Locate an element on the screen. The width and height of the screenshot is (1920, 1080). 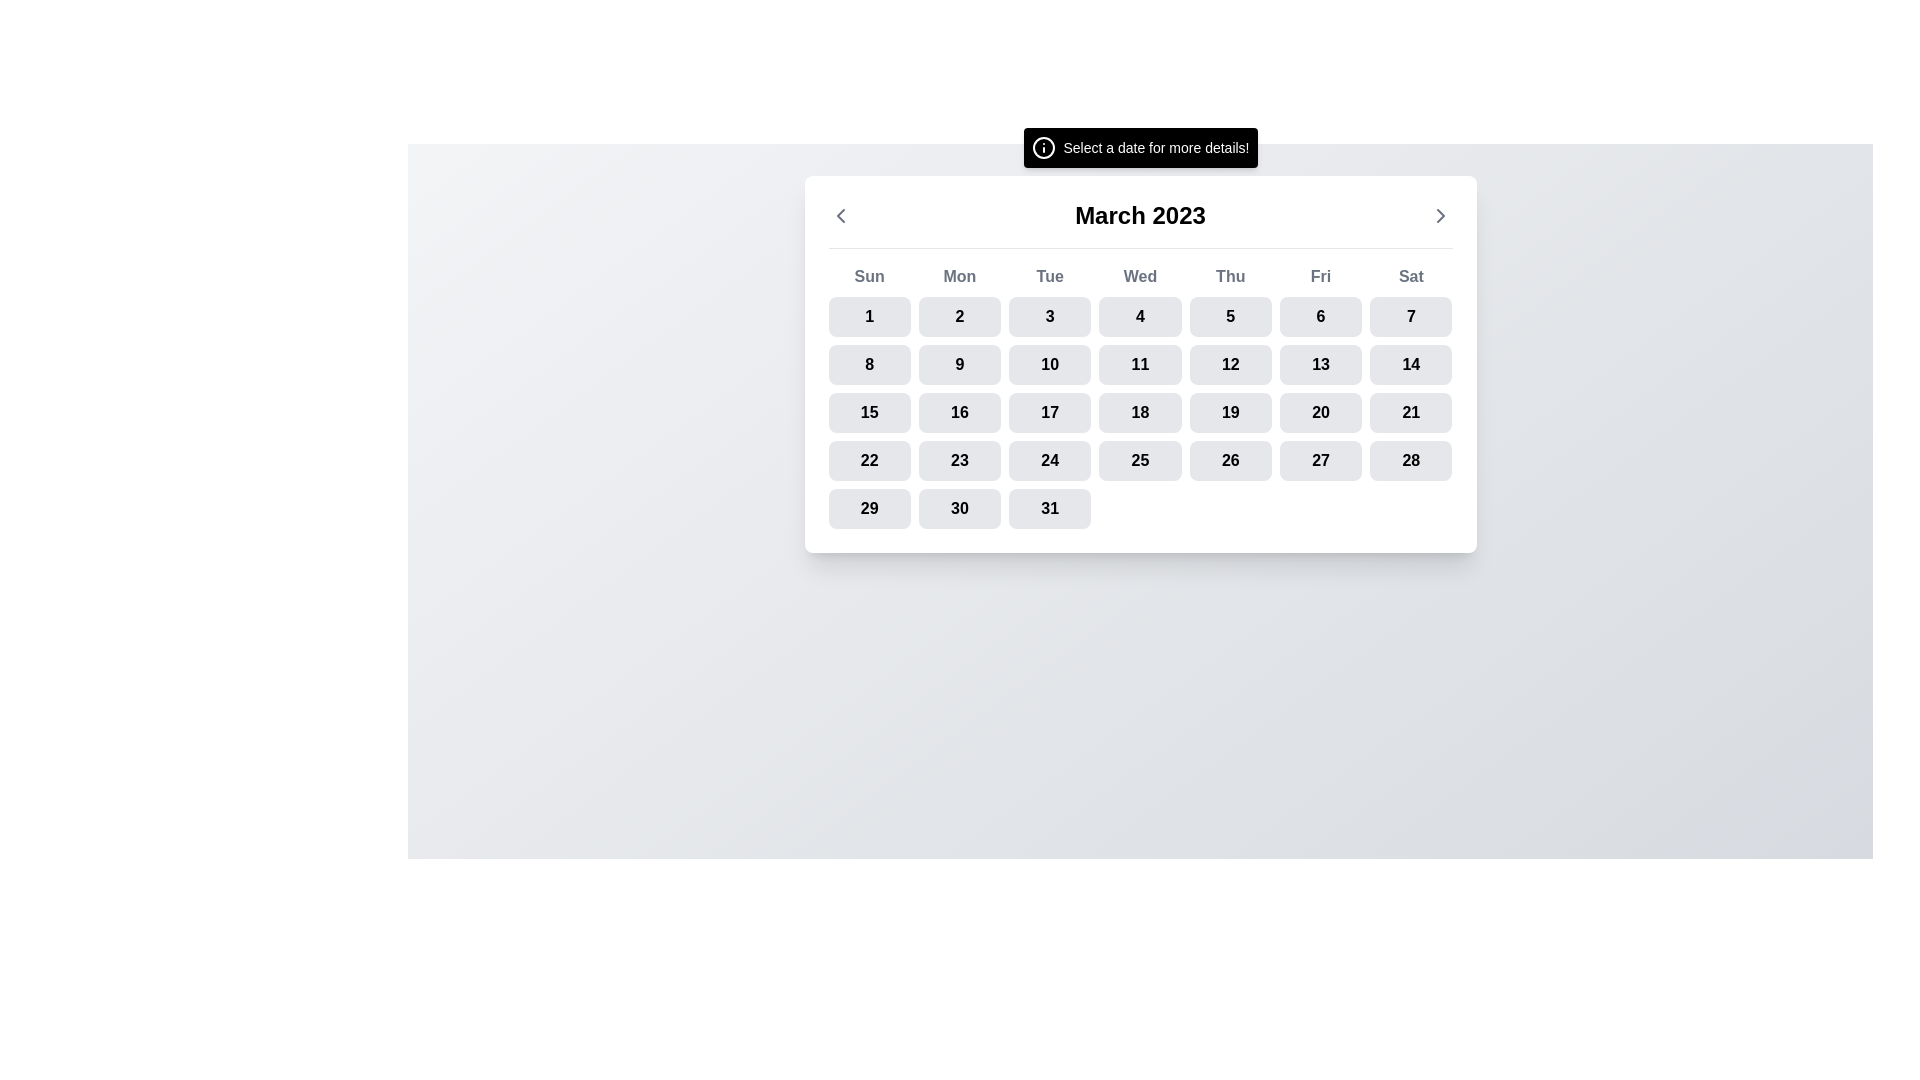
the button displaying the number '21' in bold black font, located in the sixth row and seventh column of the calendar layout is located at coordinates (1410, 411).